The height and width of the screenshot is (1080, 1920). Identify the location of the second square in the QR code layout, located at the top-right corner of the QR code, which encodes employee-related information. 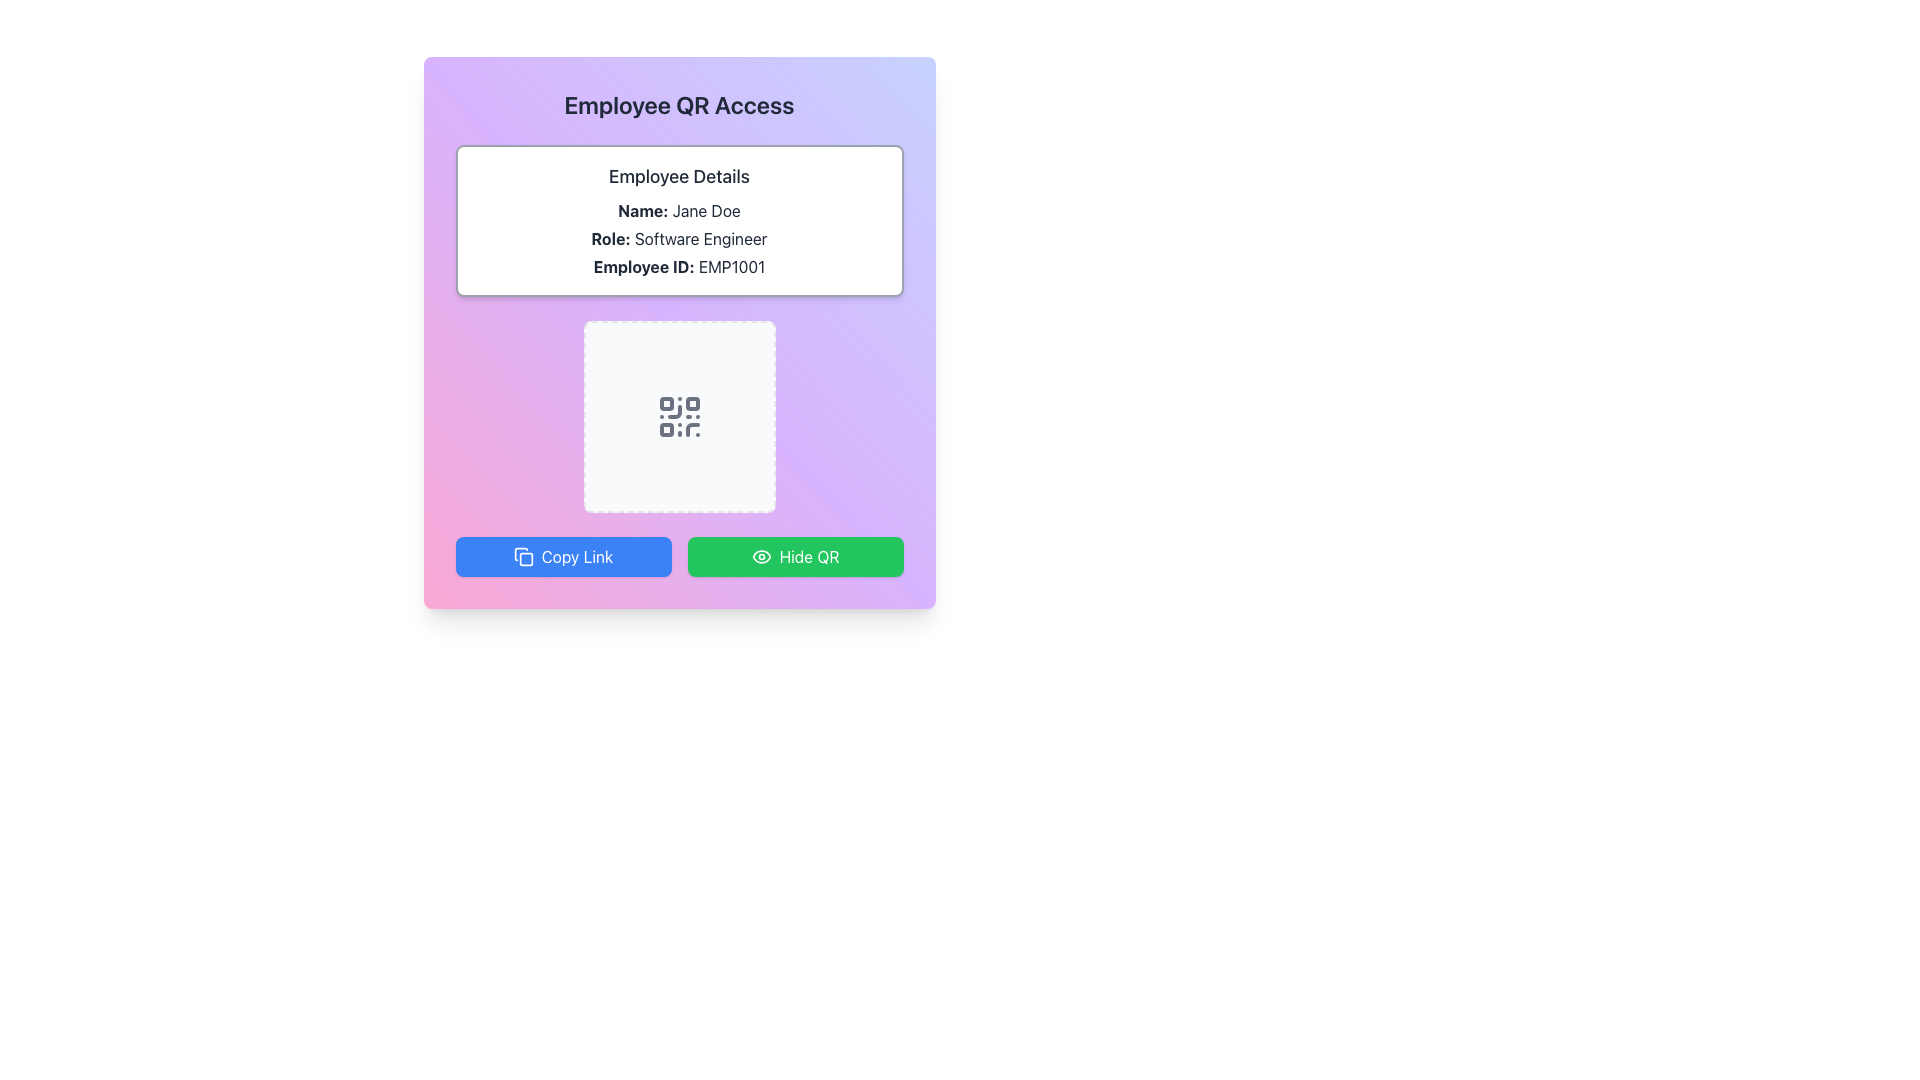
(692, 404).